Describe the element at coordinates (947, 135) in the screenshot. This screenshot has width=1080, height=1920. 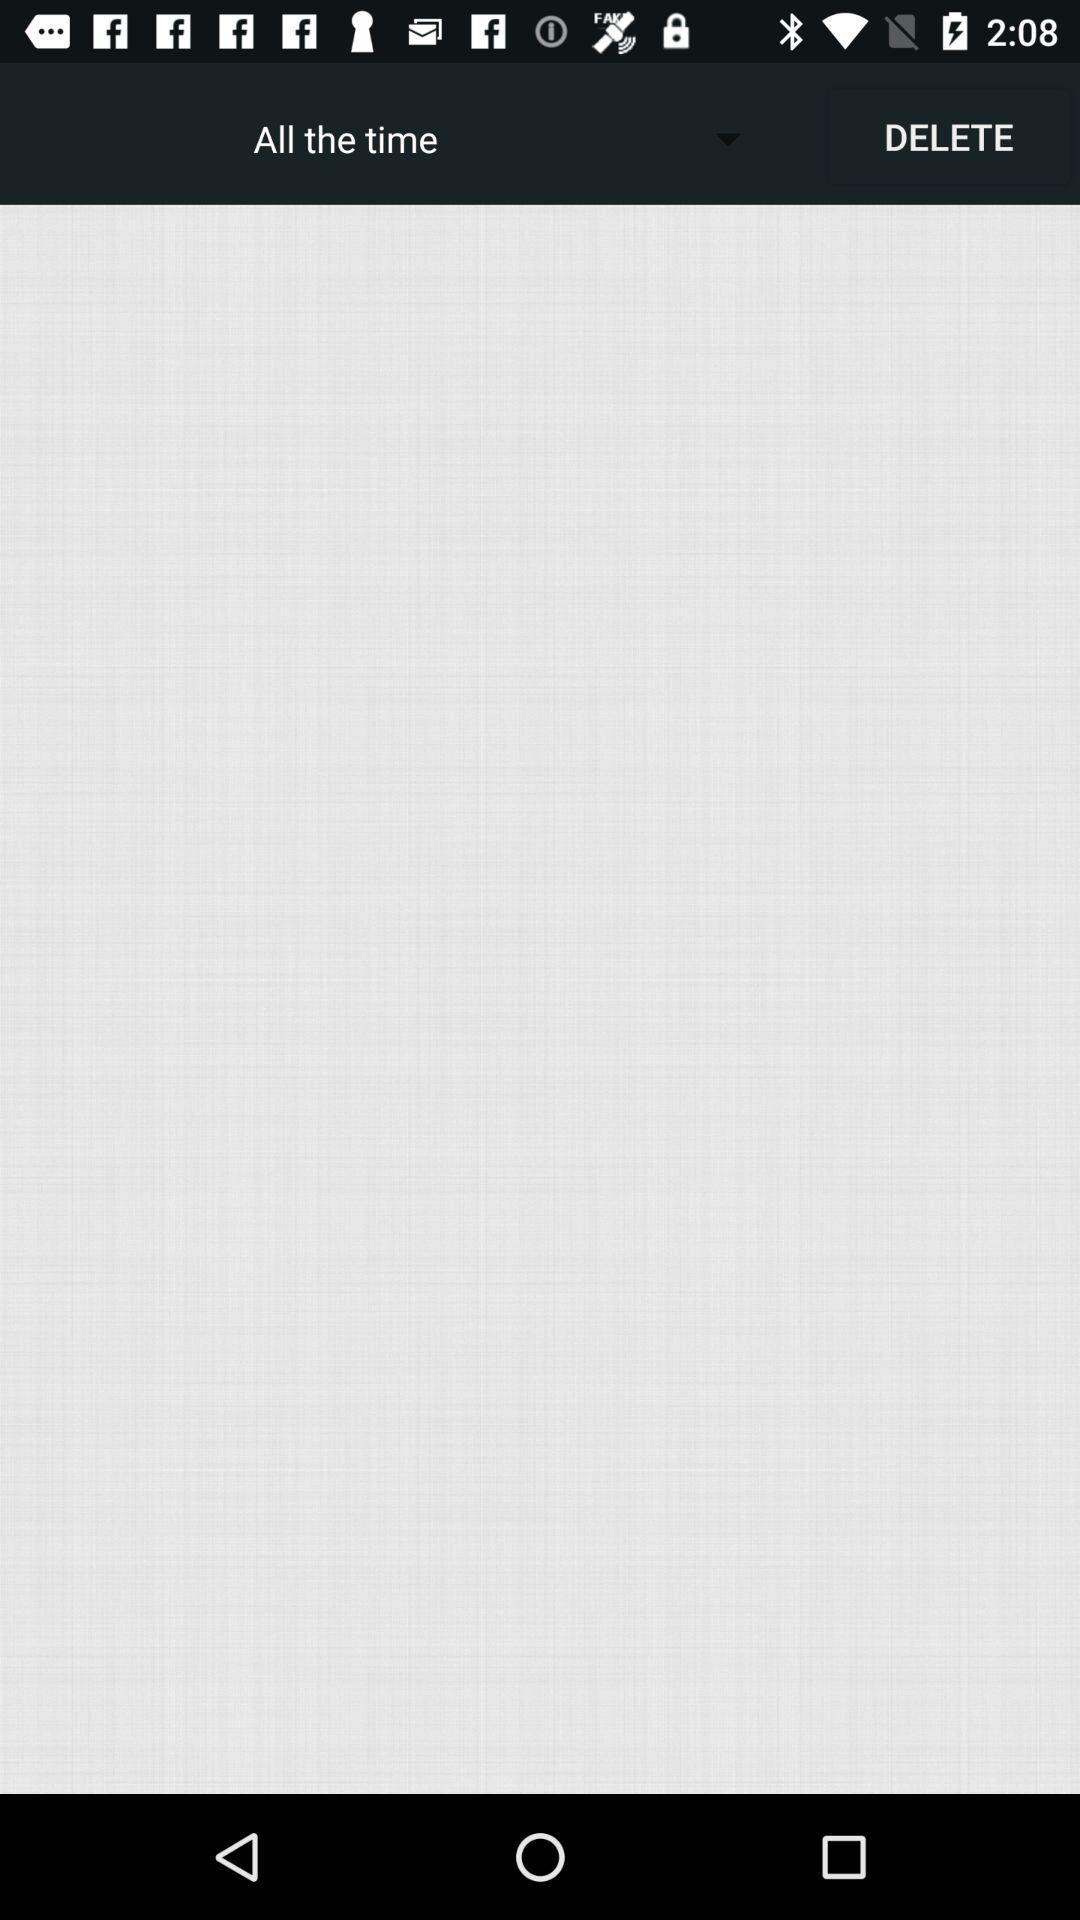
I see `delete` at that location.